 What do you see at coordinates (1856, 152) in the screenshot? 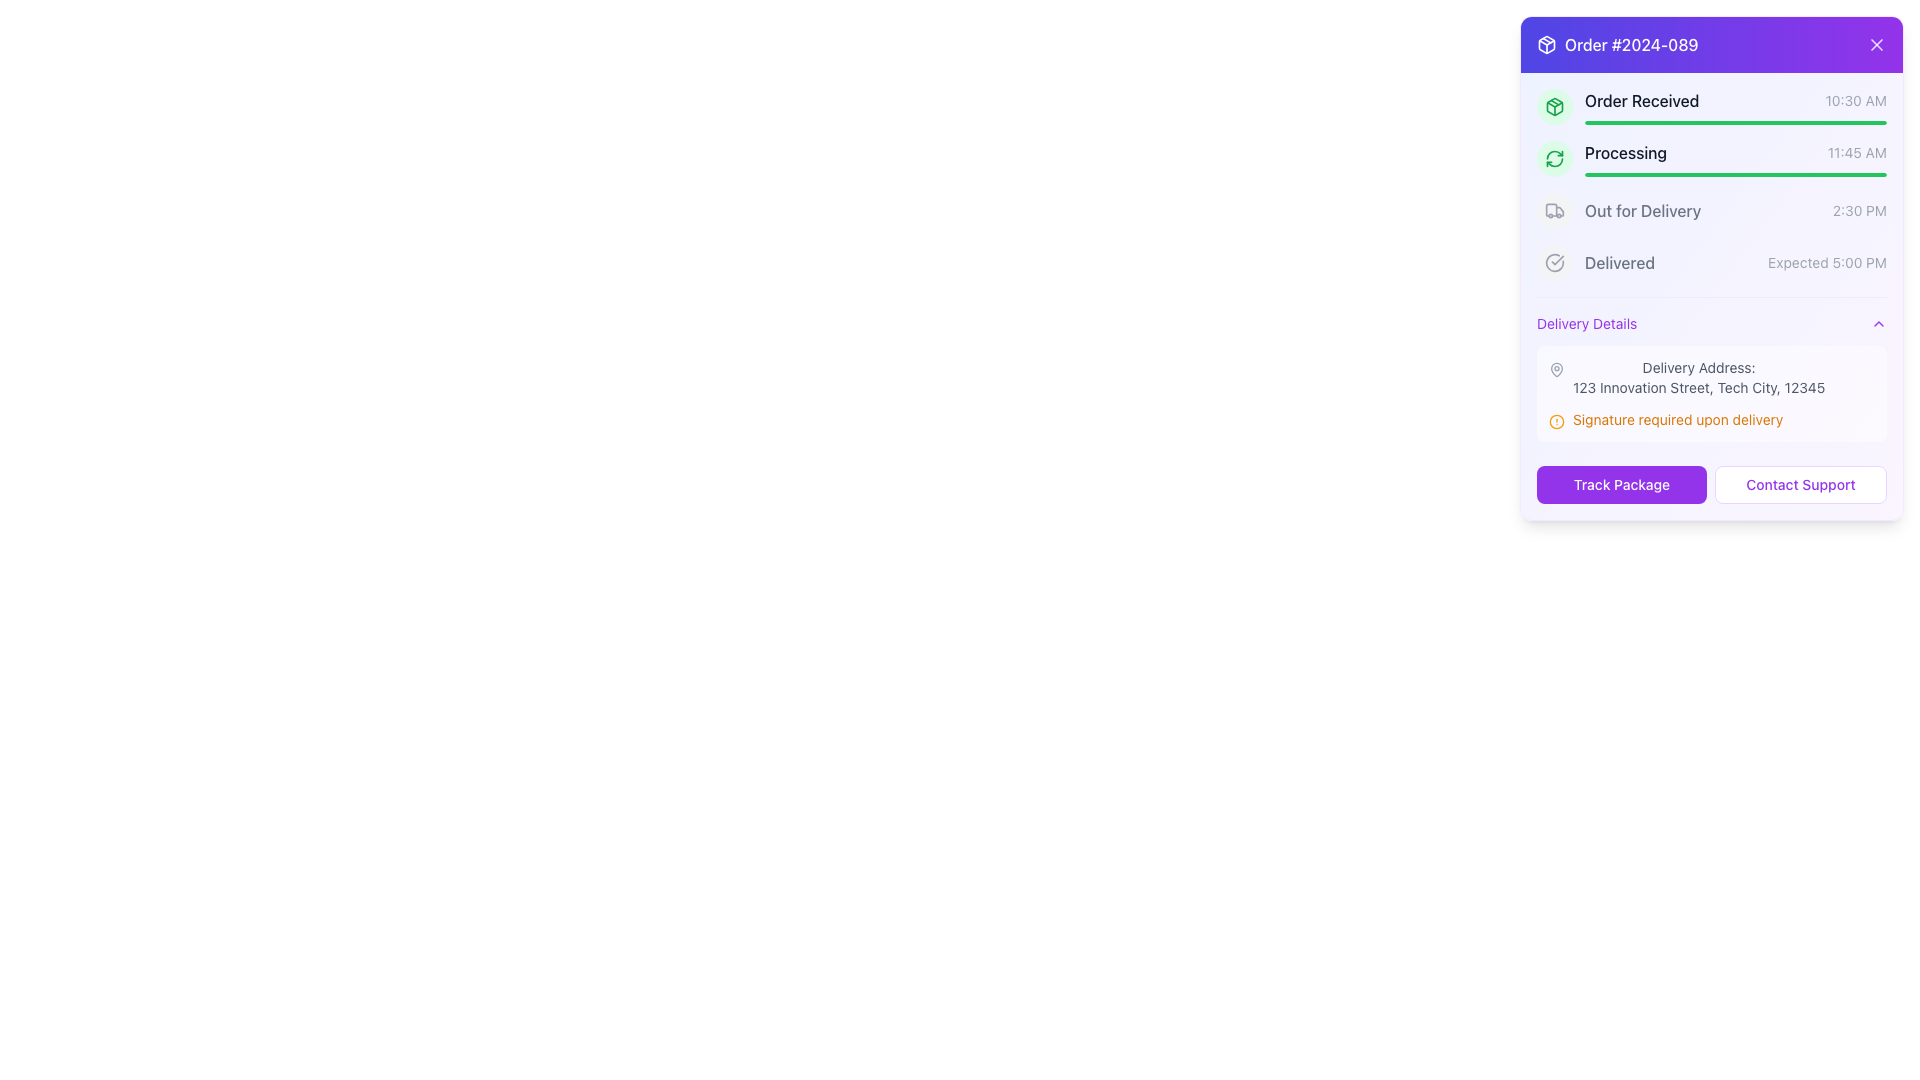
I see `the Text Label displaying '11:45 AM', which is located to the right of 'Processing' in the second entry of the timeline or status list` at bounding box center [1856, 152].